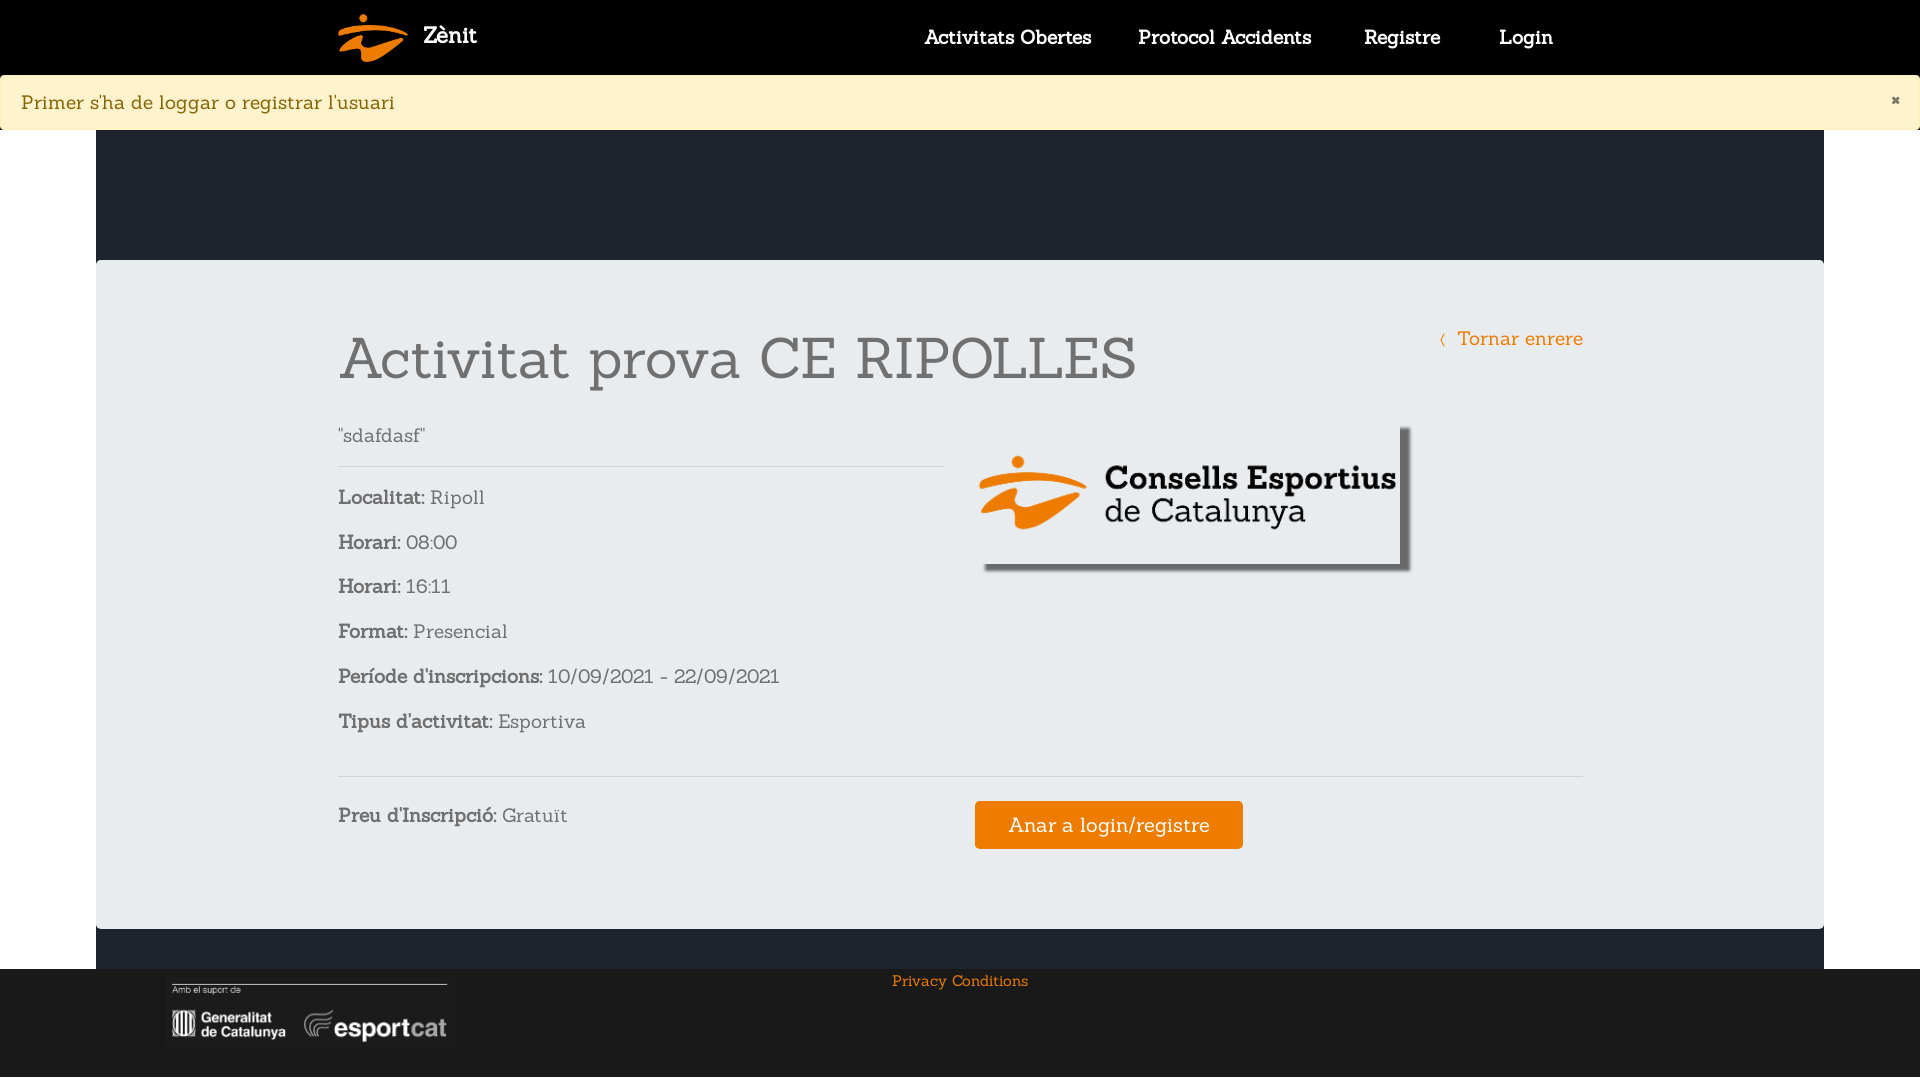  What do you see at coordinates (1107, 825) in the screenshot?
I see `'Anar a login/registre'` at bounding box center [1107, 825].